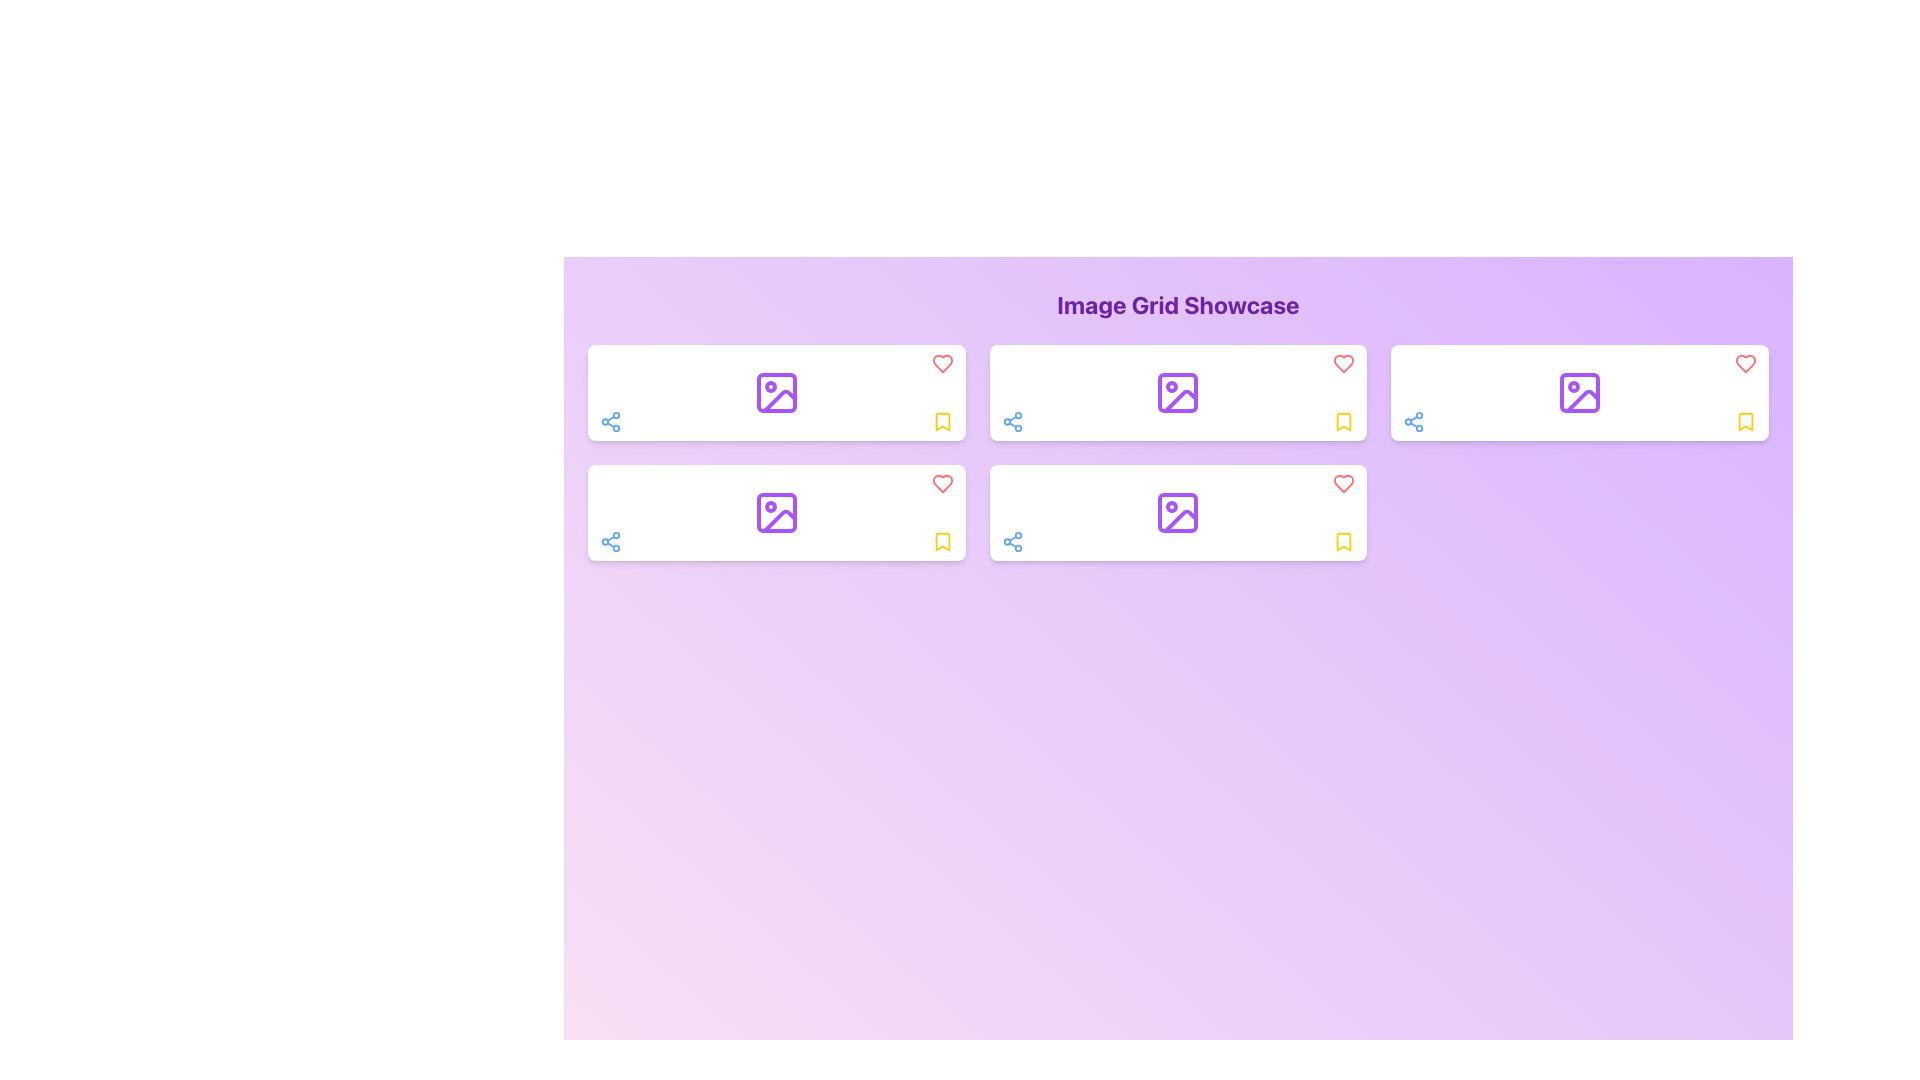  Describe the element at coordinates (1178, 512) in the screenshot. I see `the decorative component within the SVG image located at the center of the bottom row of the grid layout` at that location.